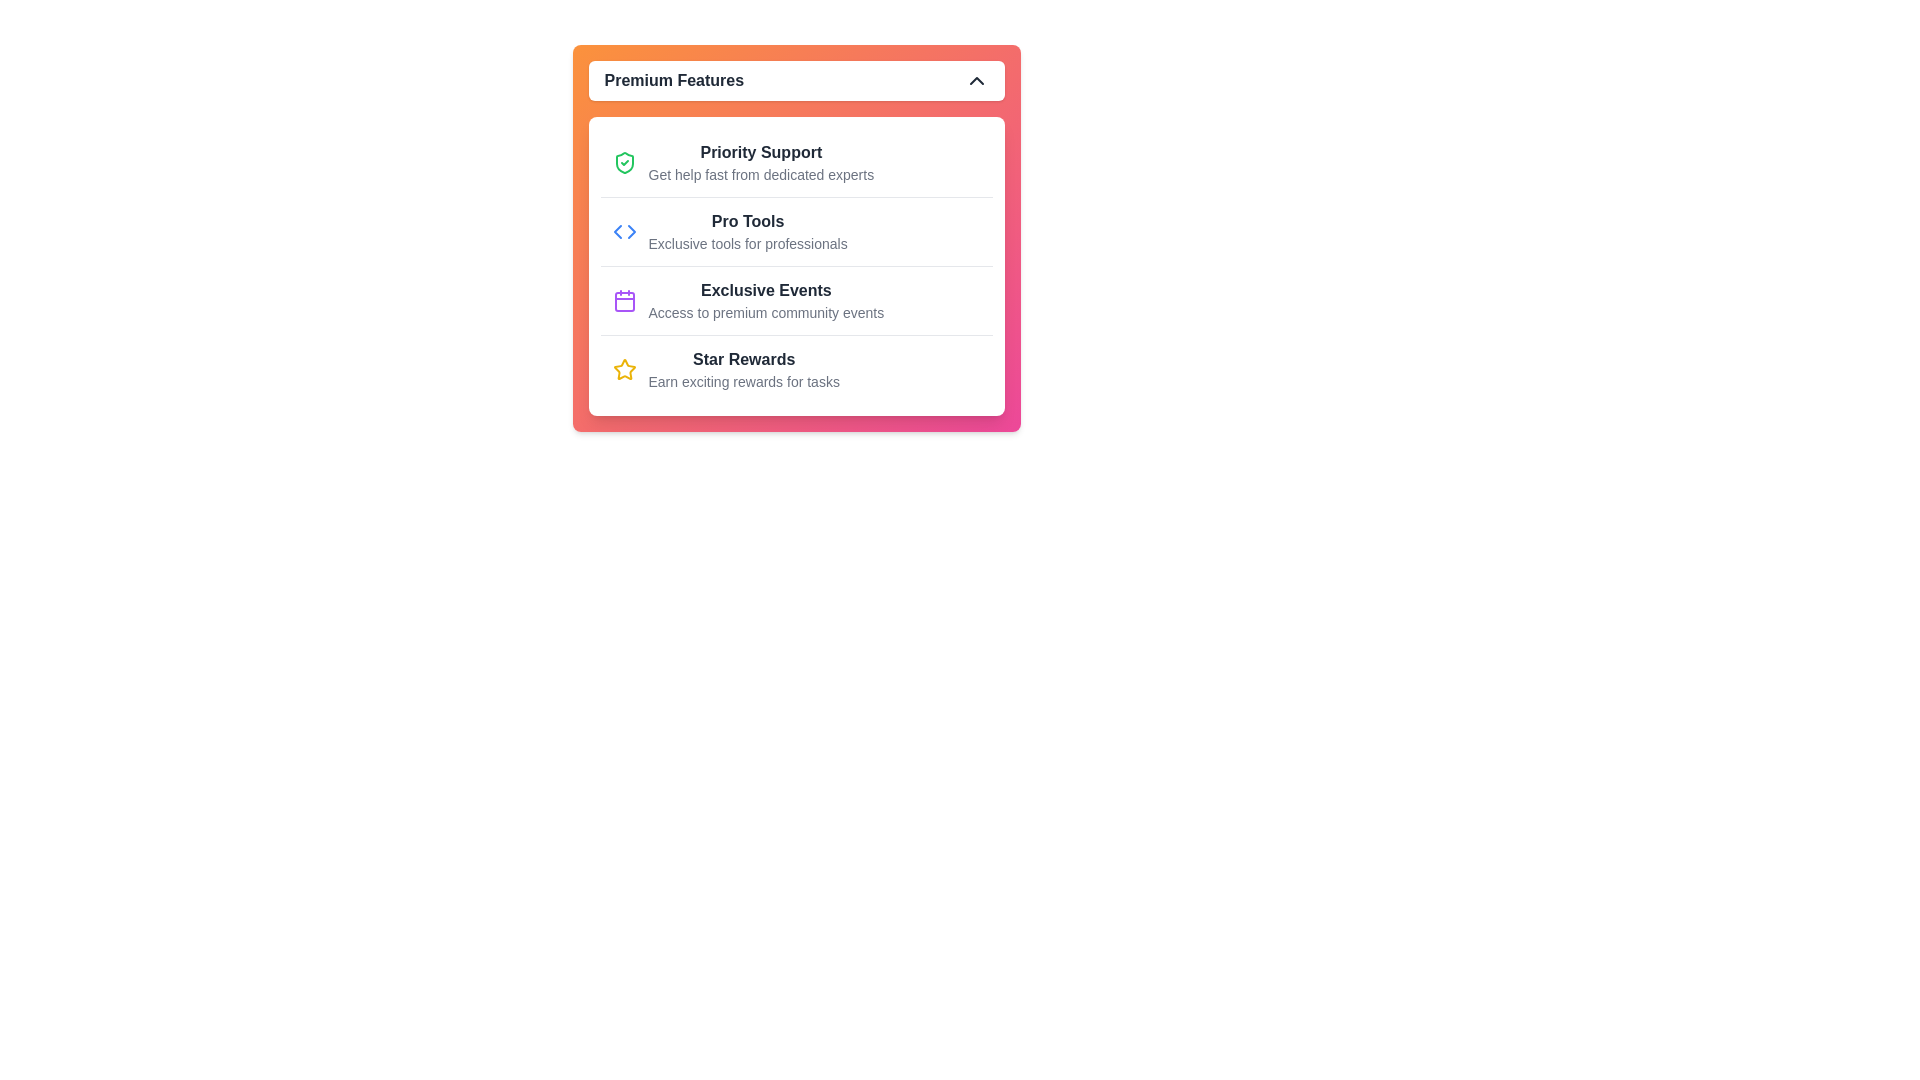  Describe the element at coordinates (616, 230) in the screenshot. I see `the blue left-pointing arrow icon that is part of a pair of arrows forming a code bracket symbol, located beside the 'Pro Tools' text in the second row of options` at that location.